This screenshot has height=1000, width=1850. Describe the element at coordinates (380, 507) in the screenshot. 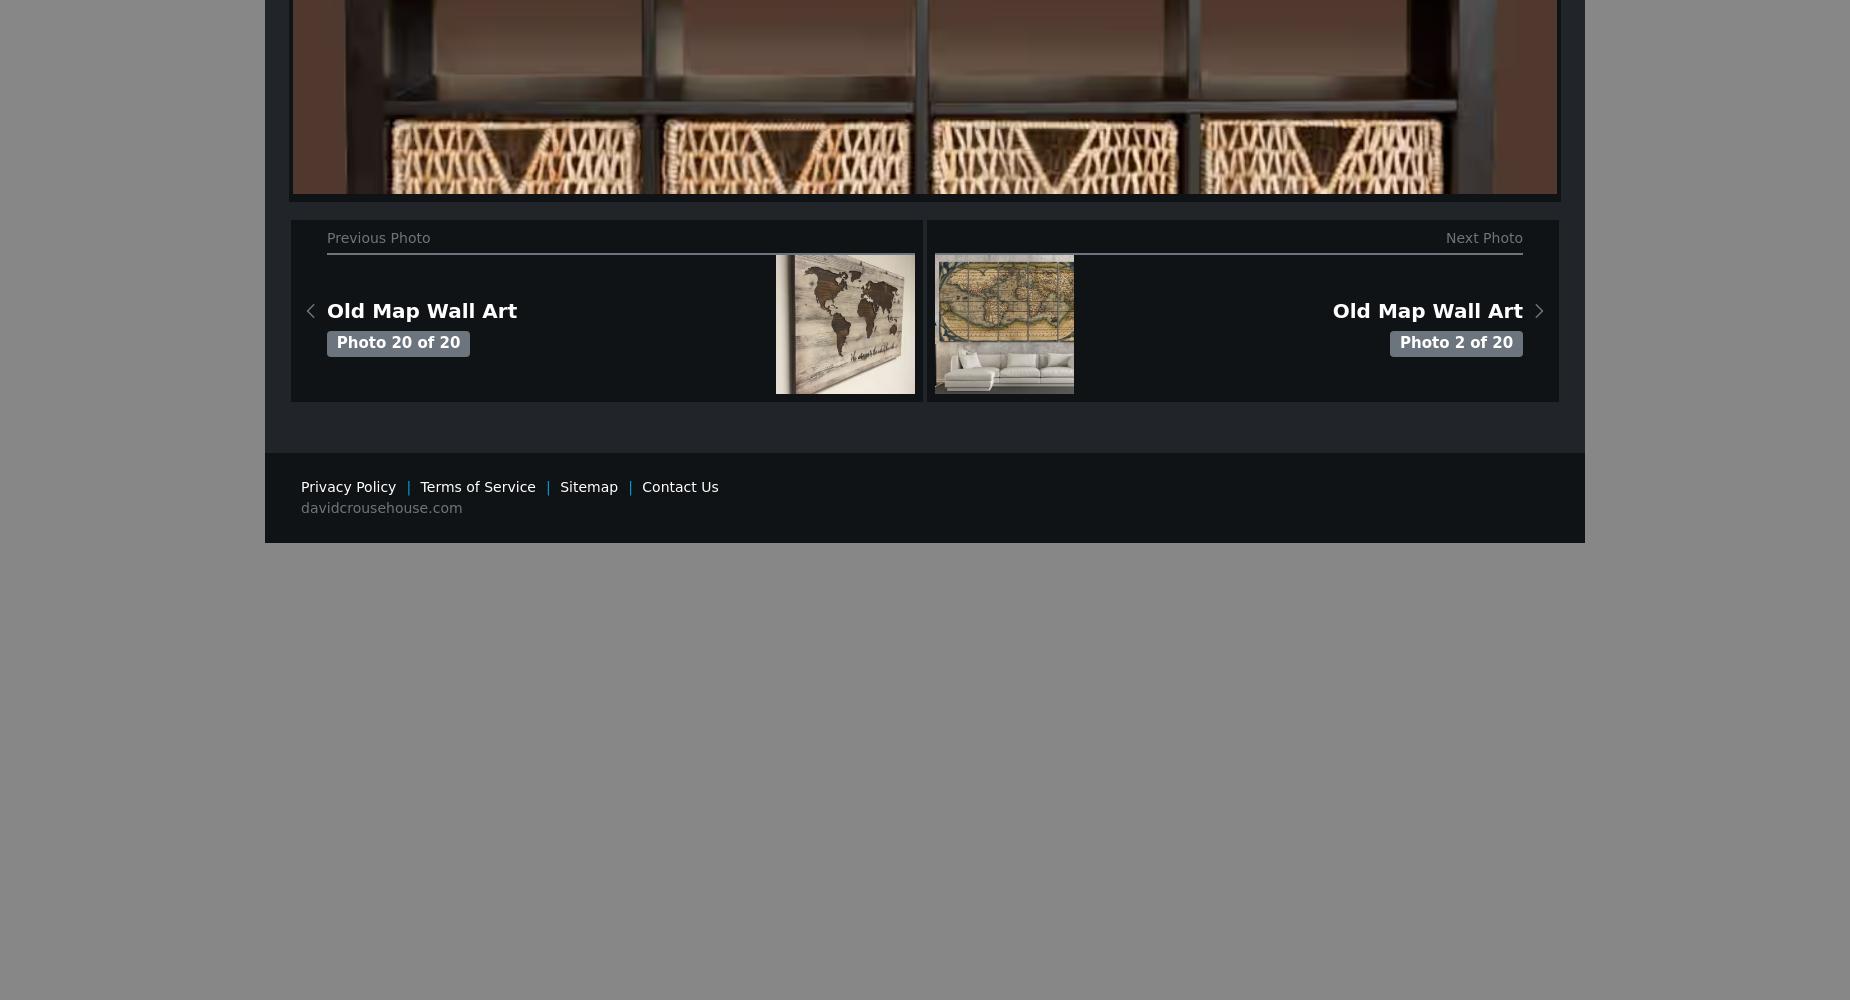

I see `'davidcrousehouse.com'` at that location.